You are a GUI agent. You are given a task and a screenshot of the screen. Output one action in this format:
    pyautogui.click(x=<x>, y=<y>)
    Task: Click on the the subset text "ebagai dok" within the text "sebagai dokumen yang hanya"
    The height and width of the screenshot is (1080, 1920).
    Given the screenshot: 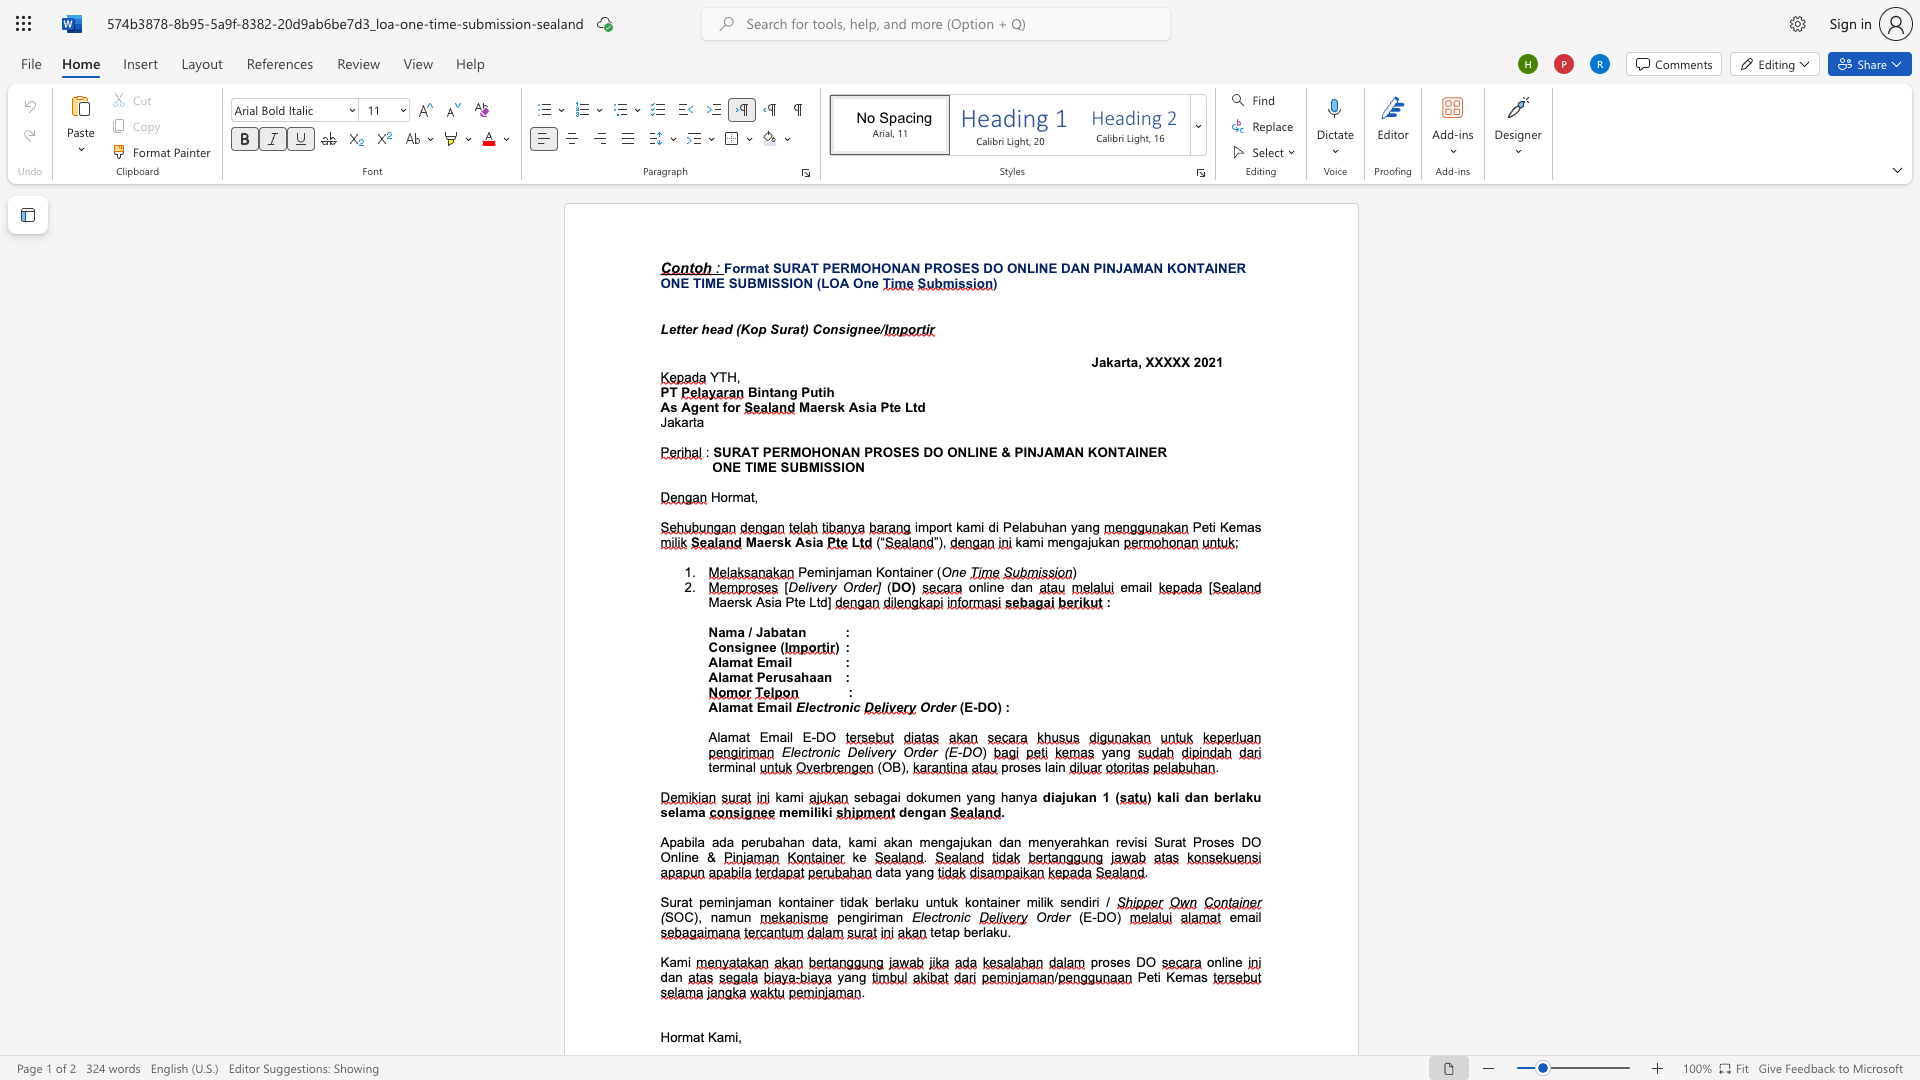 What is the action you would take?
    pyautogui.click(x=860, y=796)
    